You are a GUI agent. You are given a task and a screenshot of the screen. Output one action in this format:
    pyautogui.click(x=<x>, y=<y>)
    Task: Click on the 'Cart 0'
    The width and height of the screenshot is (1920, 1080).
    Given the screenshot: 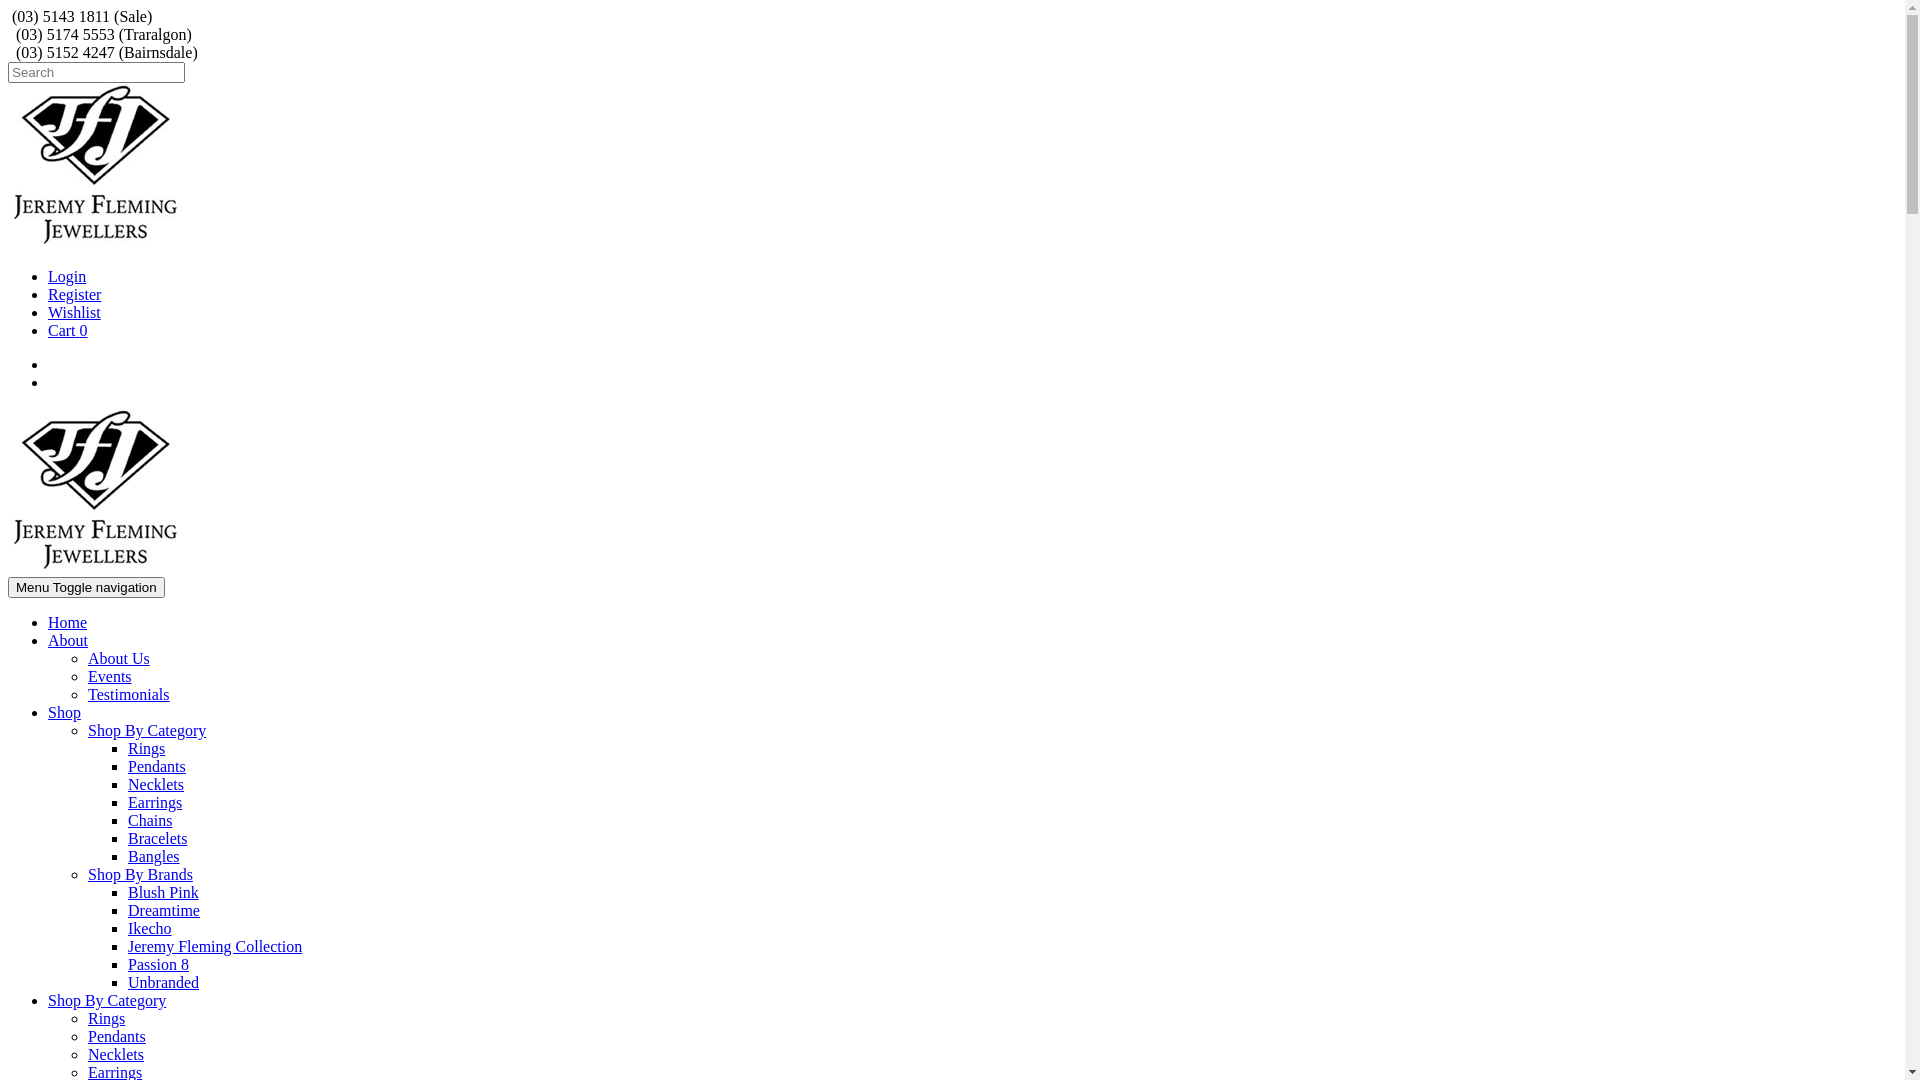 What is the action you would take?
    pyautogui.click(x=67, y=329)
    